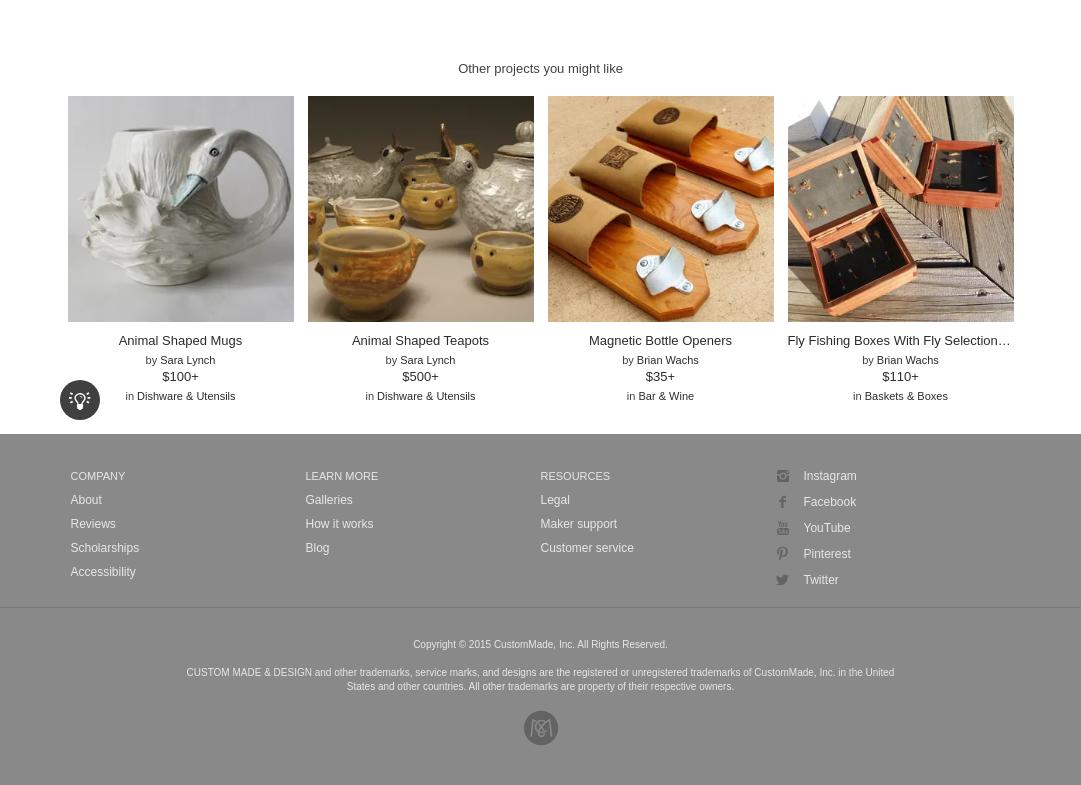 This screenshot has width=1081, height=785. I want to click on 'Instagram', so click(829, 475).